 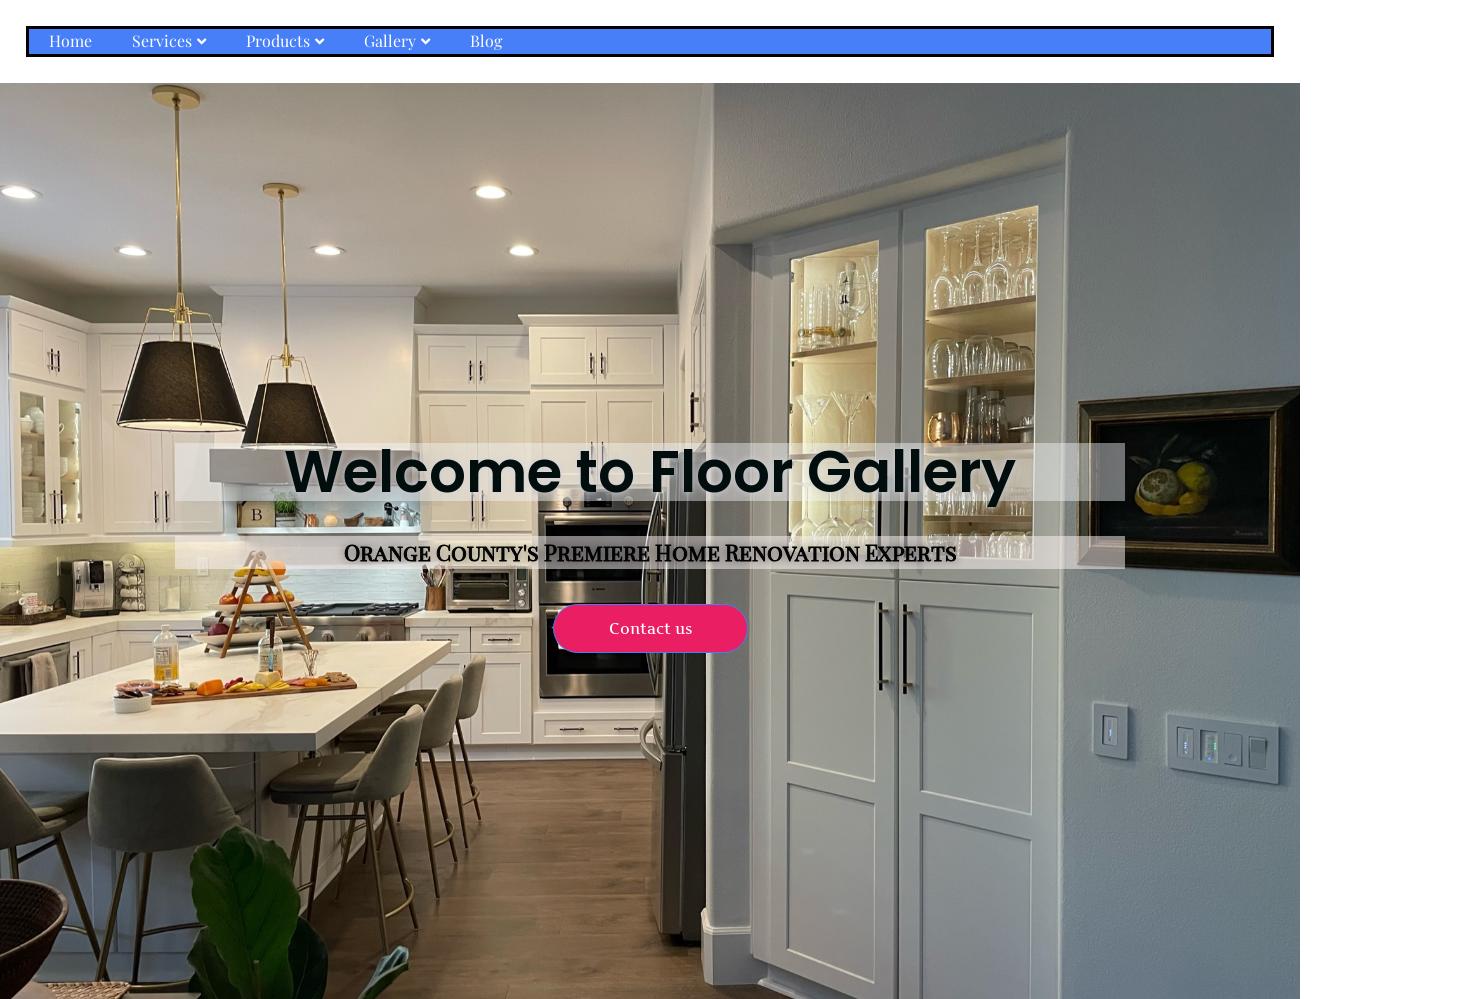 I want to click on 'Bathroom Remodeling', so click(x=198, y=133).